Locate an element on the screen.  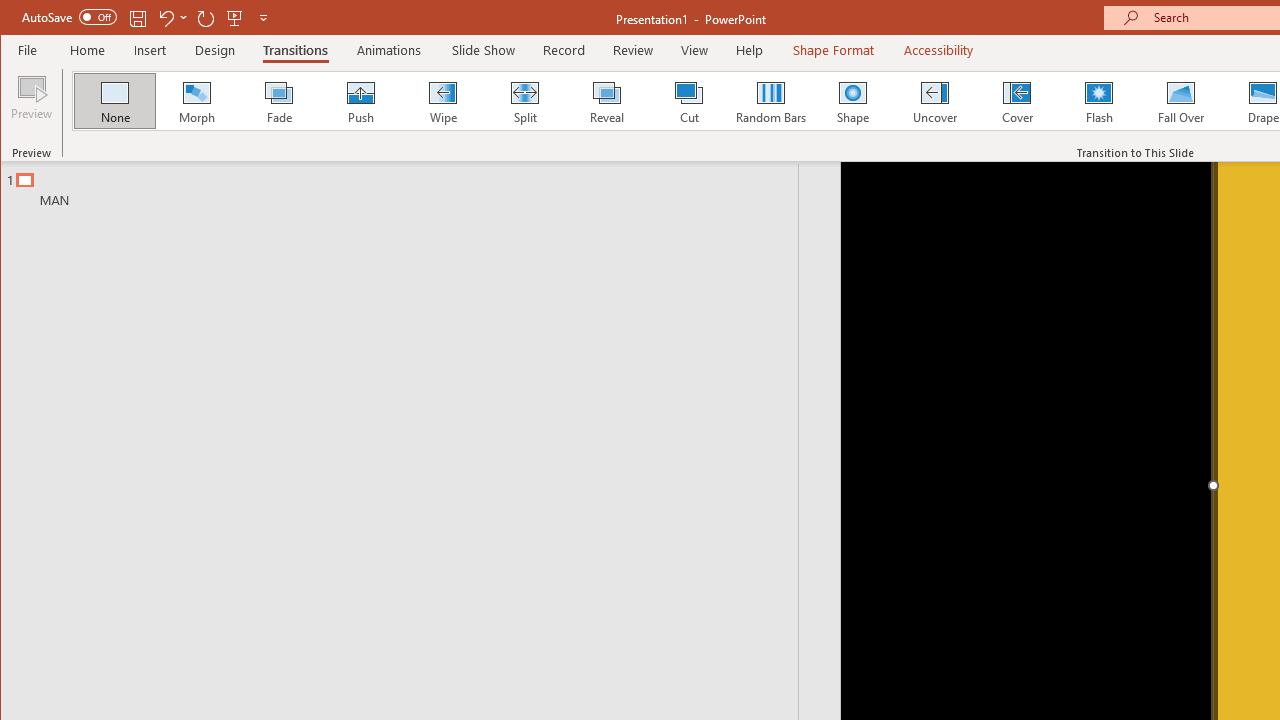
'Split' is located at coordinates (524, 100).